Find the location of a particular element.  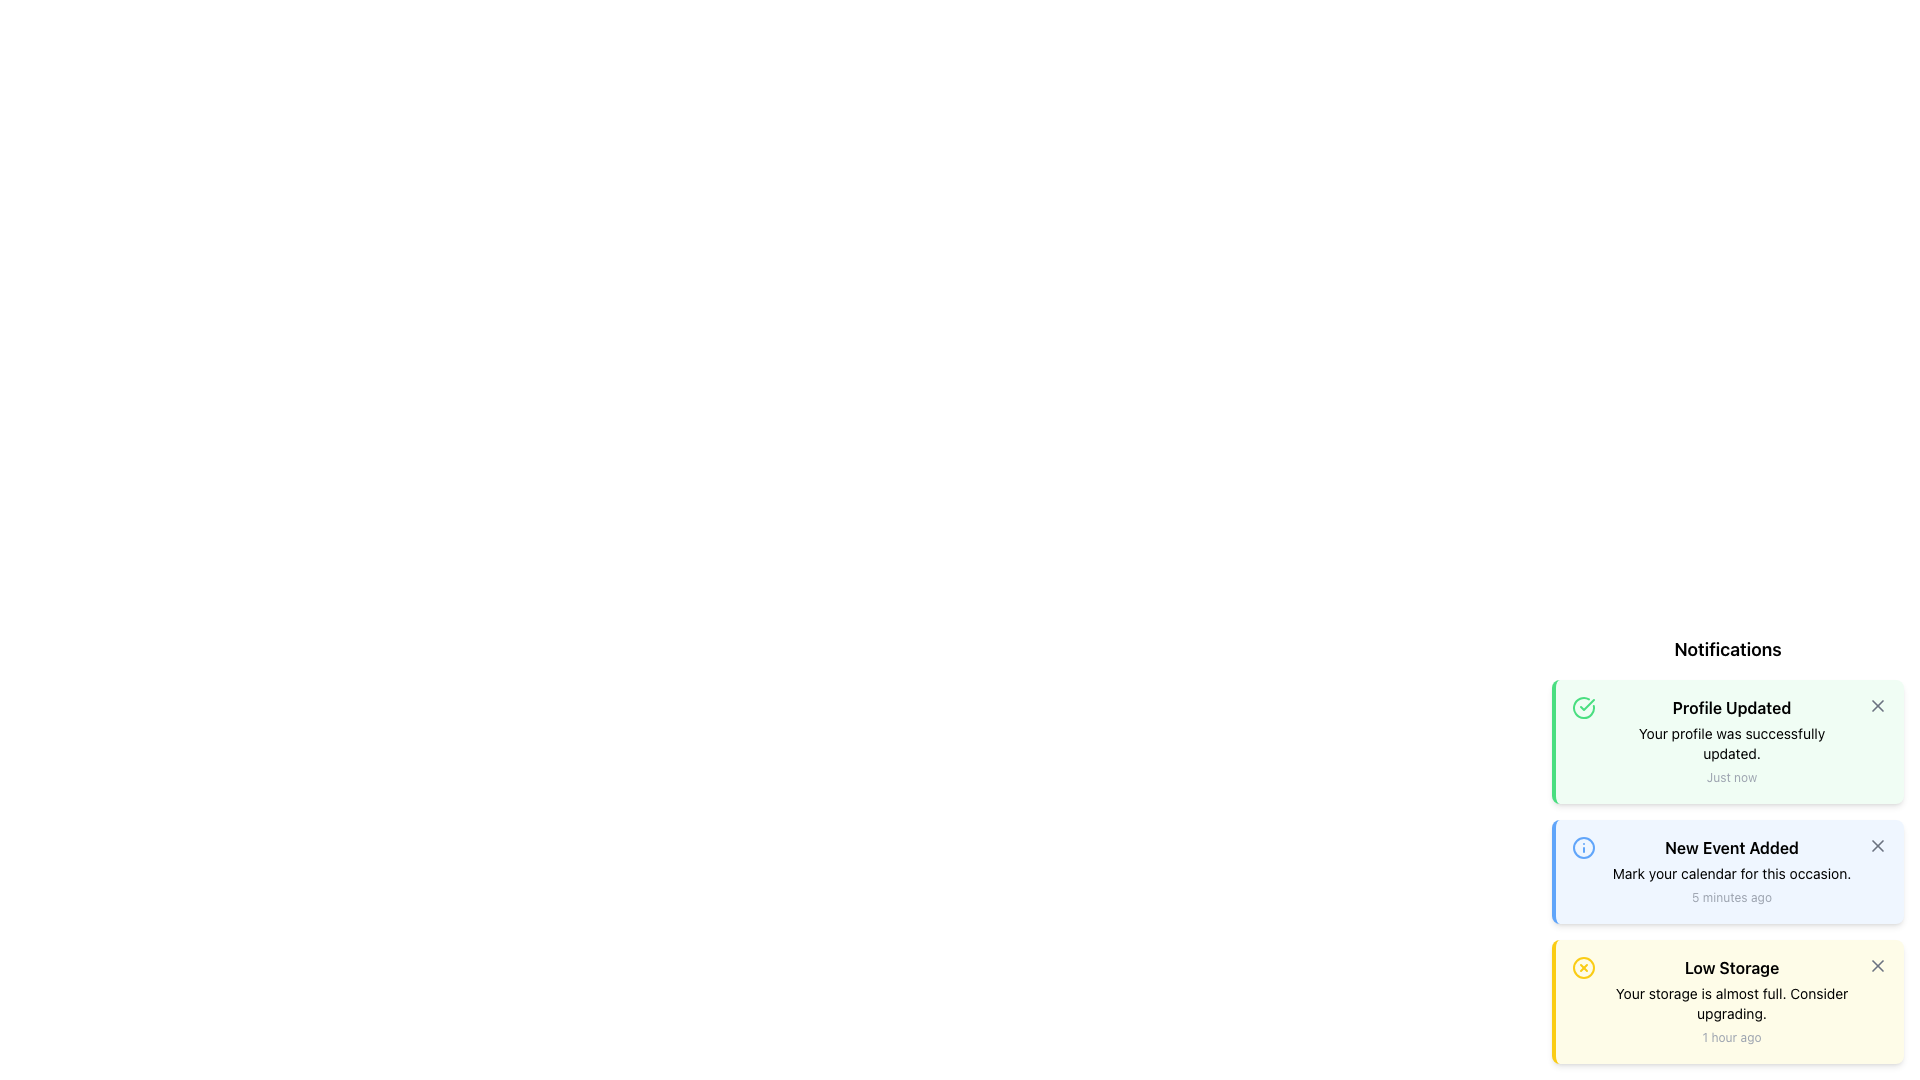

the text '5 minutes ago' which is styled in a small gray font and located at the bottom right of the notification card titled 'New Event Added' is located at coordinates (1731, 896).